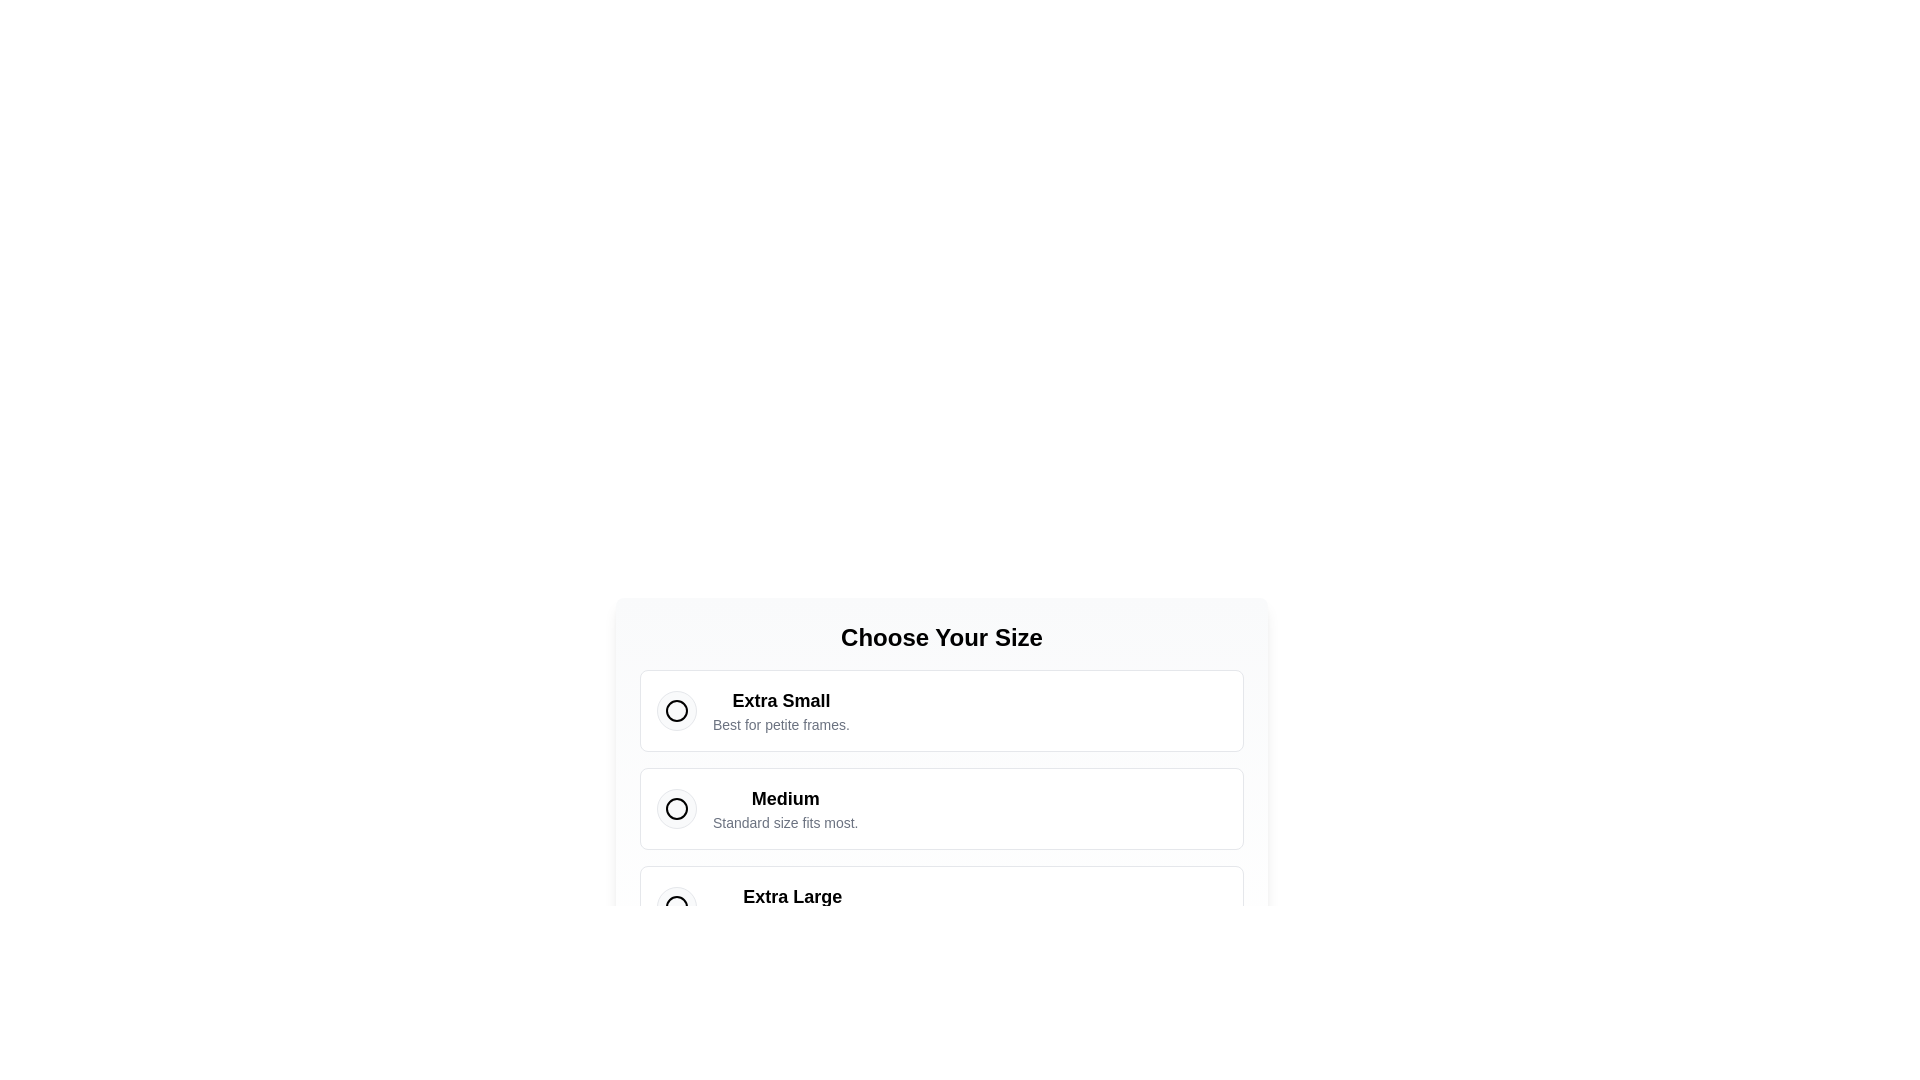  Describe the element at coordinates (784, 808) in the screenshot. I see `the 'Medium' size option label located inside a white card, positioned centrally below a gray selection indicator in the size selection interface` at that location.